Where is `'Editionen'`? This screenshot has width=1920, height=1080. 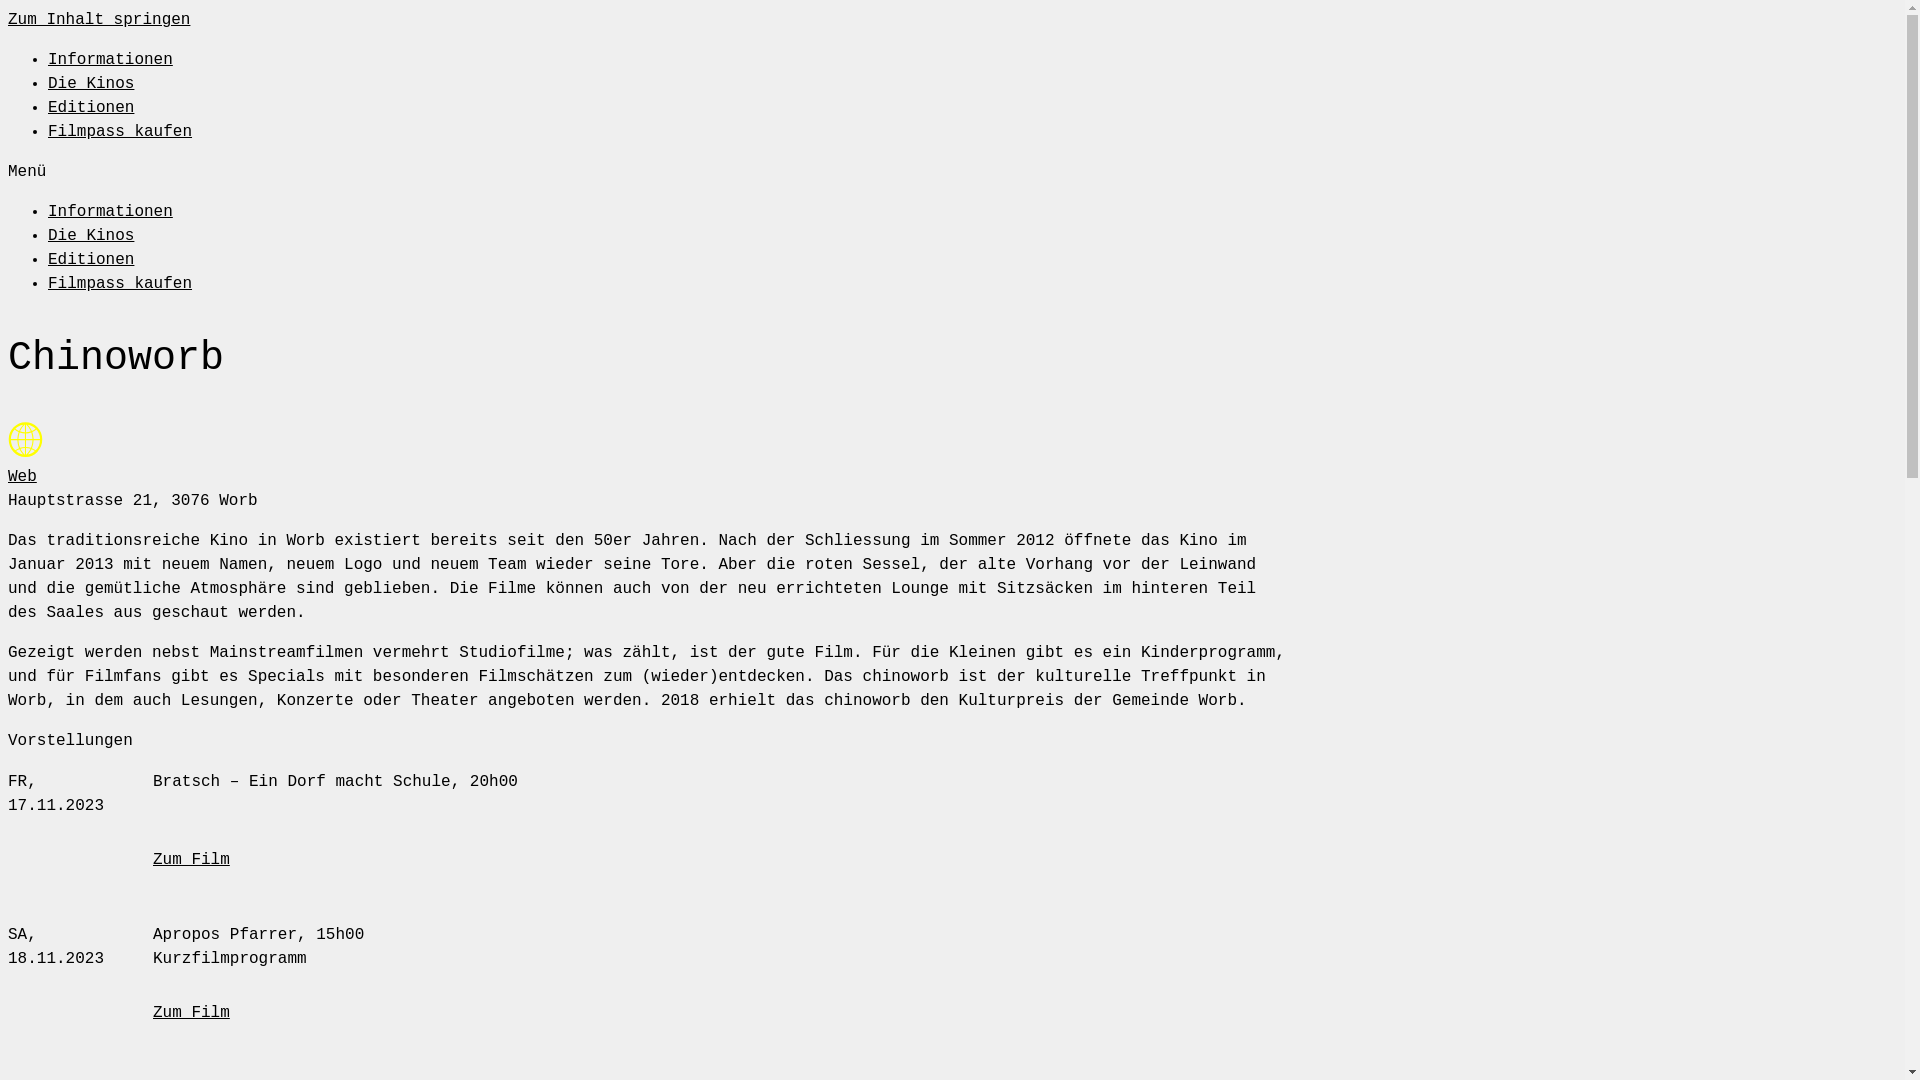
'Editionen' is located at coordinates (90, 108).